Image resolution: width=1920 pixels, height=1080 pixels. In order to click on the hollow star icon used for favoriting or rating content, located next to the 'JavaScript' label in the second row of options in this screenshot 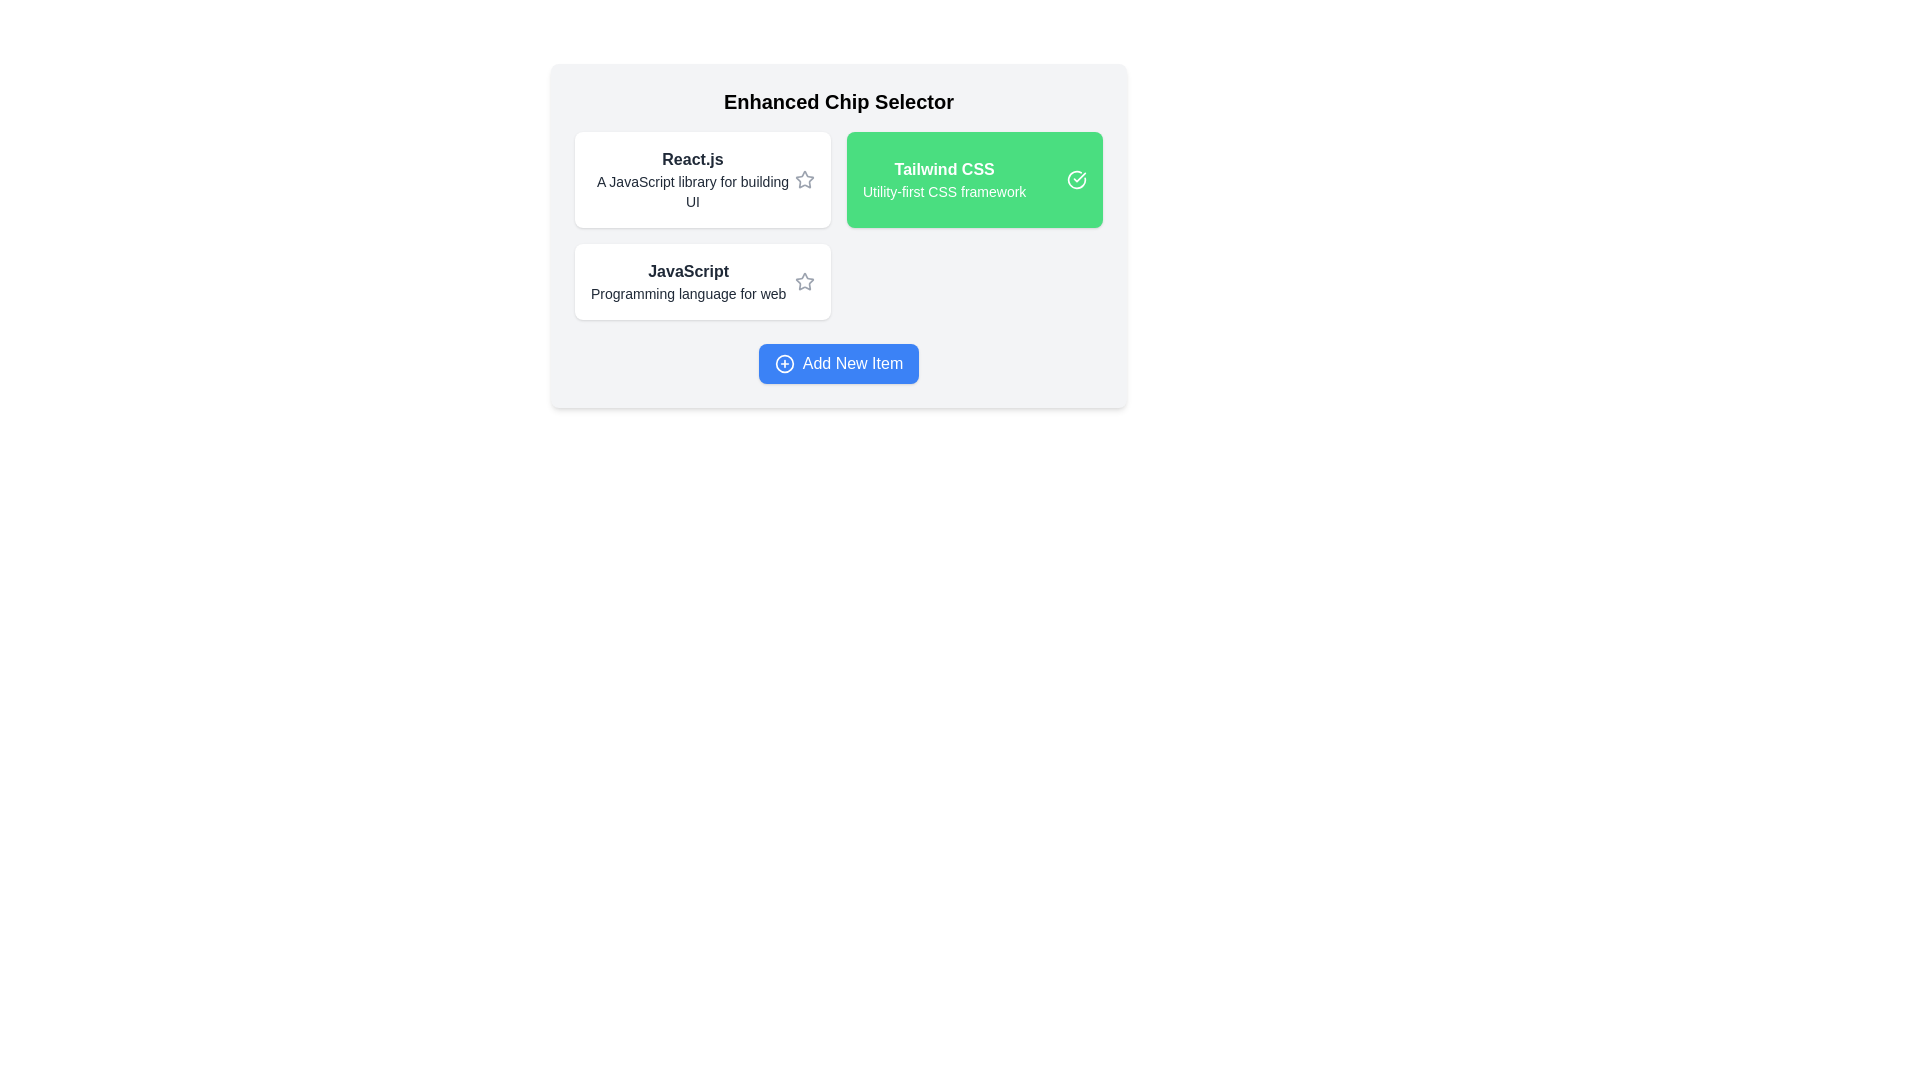, I will do `click(805, 281)`.